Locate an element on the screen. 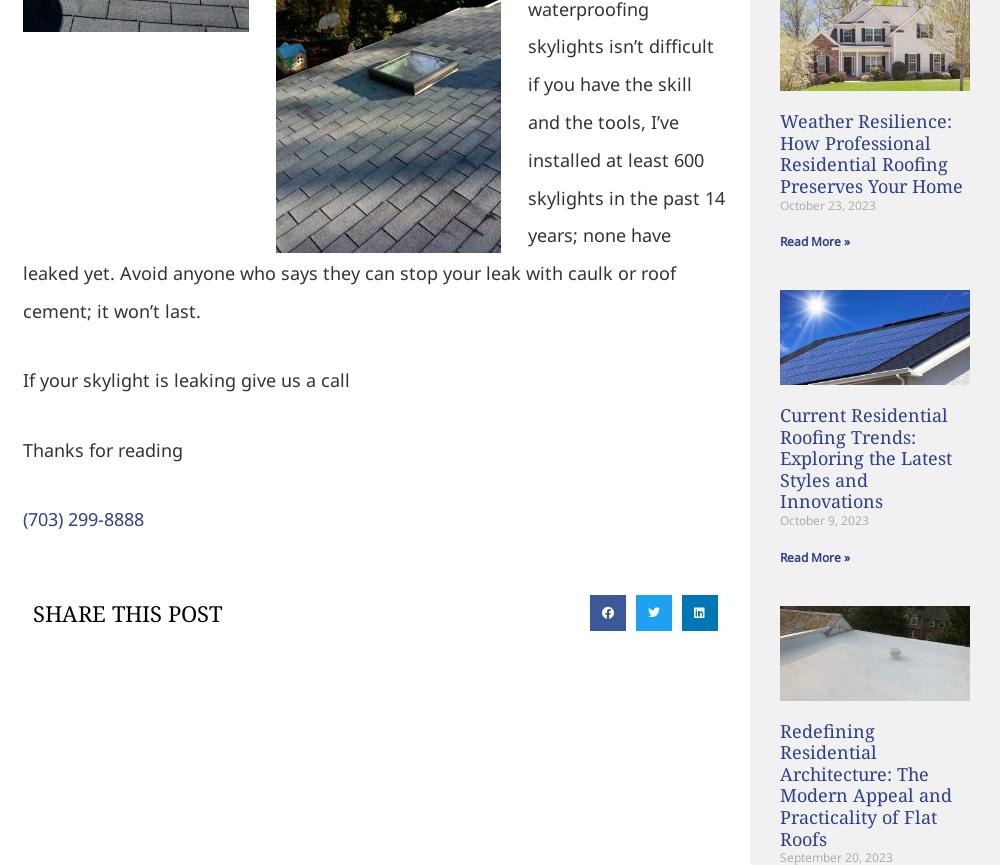 The width and height of the screenshot is (1000, 865). 'Weather Resilience: How Professional Residential Roofing Preserves Your Home' is located at coordinates (870, 152).